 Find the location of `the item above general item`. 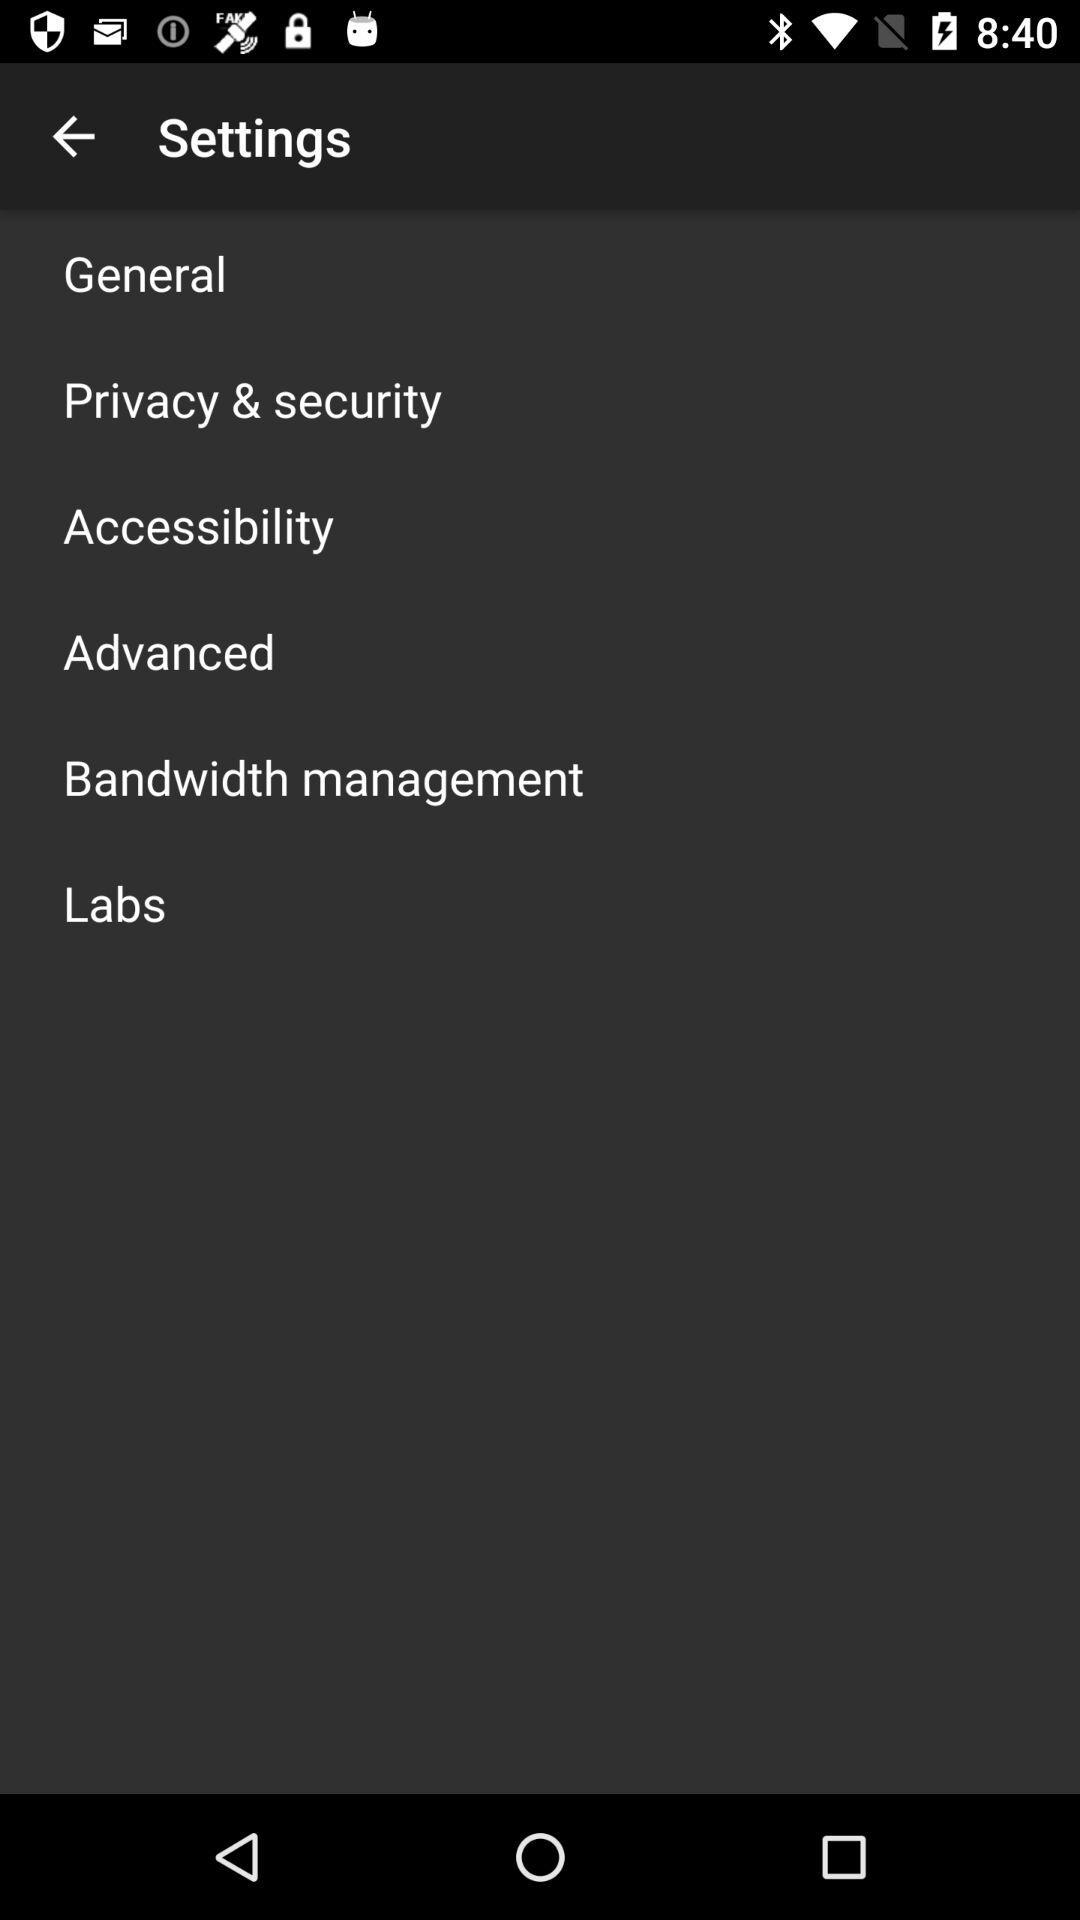

the item above general item is located at coordinates (72, 135).